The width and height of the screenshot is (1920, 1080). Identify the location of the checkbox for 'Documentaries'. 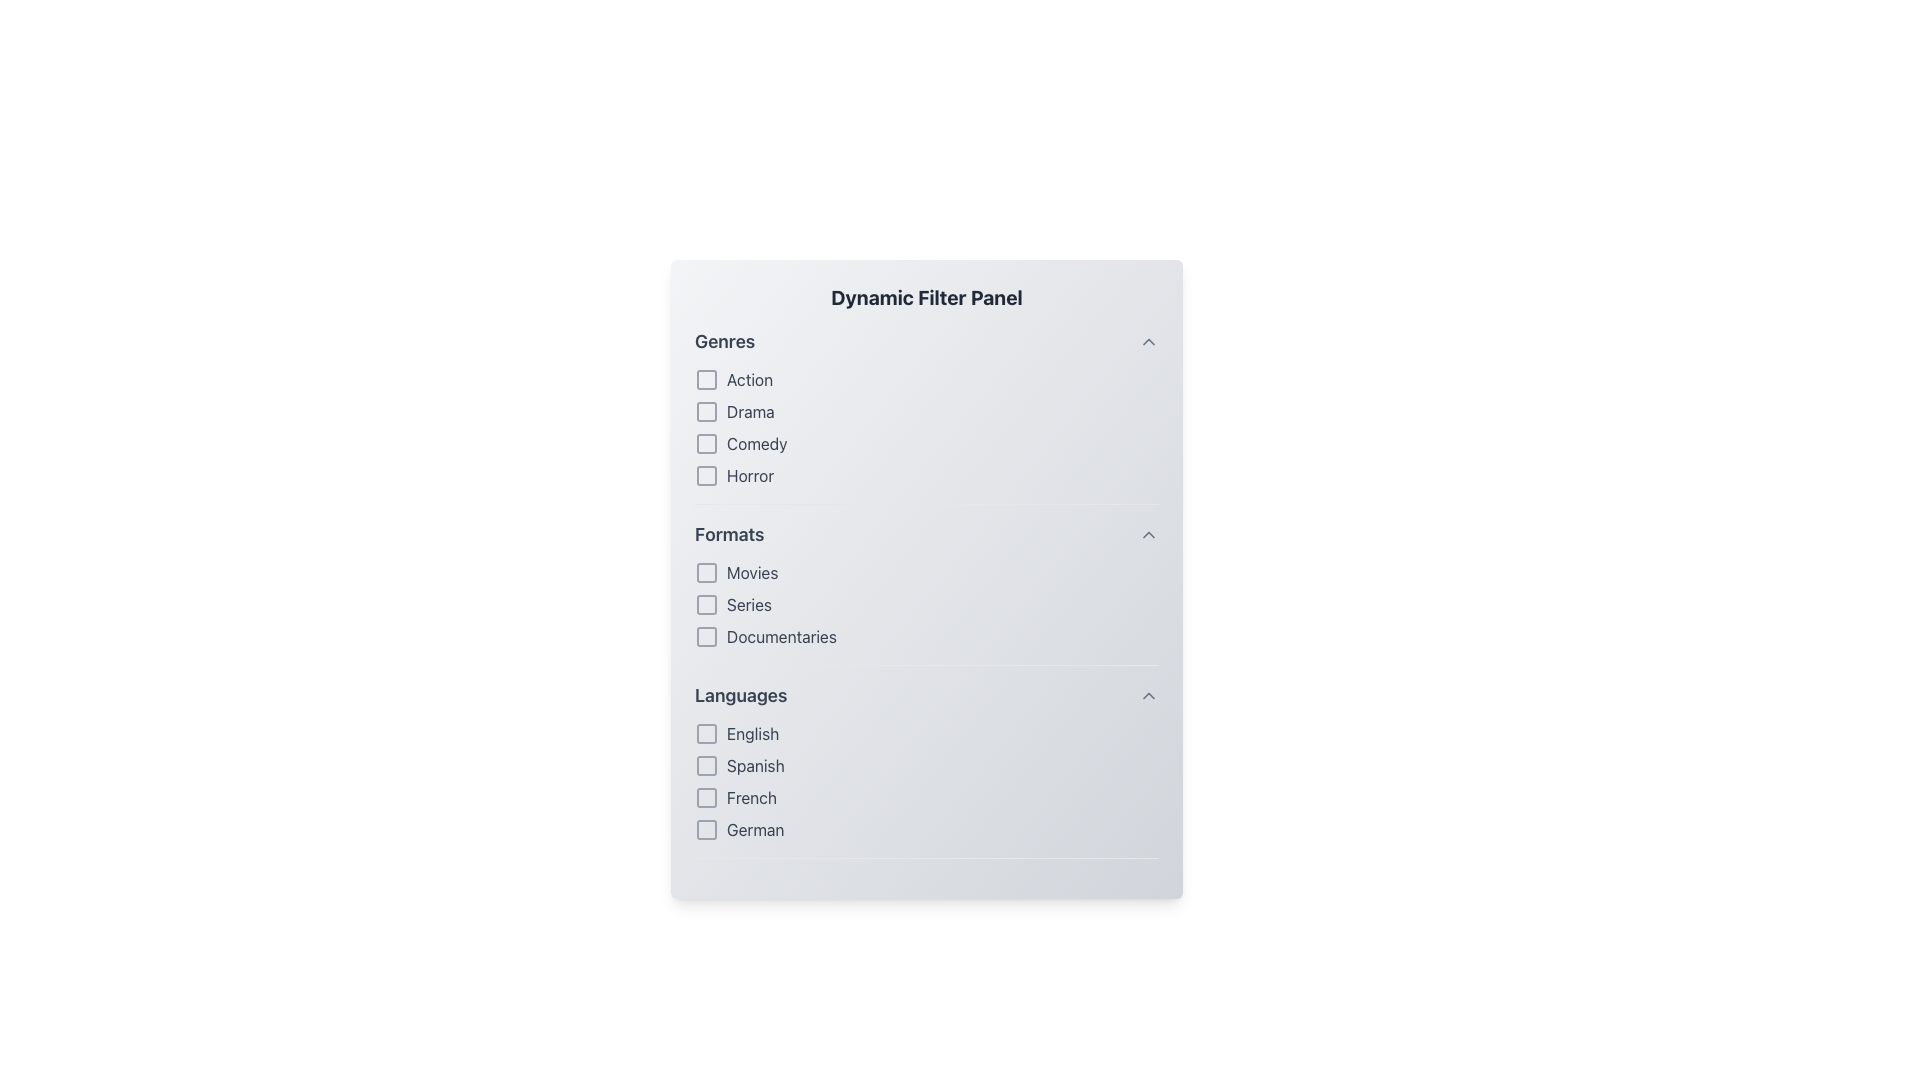
(925, 636).